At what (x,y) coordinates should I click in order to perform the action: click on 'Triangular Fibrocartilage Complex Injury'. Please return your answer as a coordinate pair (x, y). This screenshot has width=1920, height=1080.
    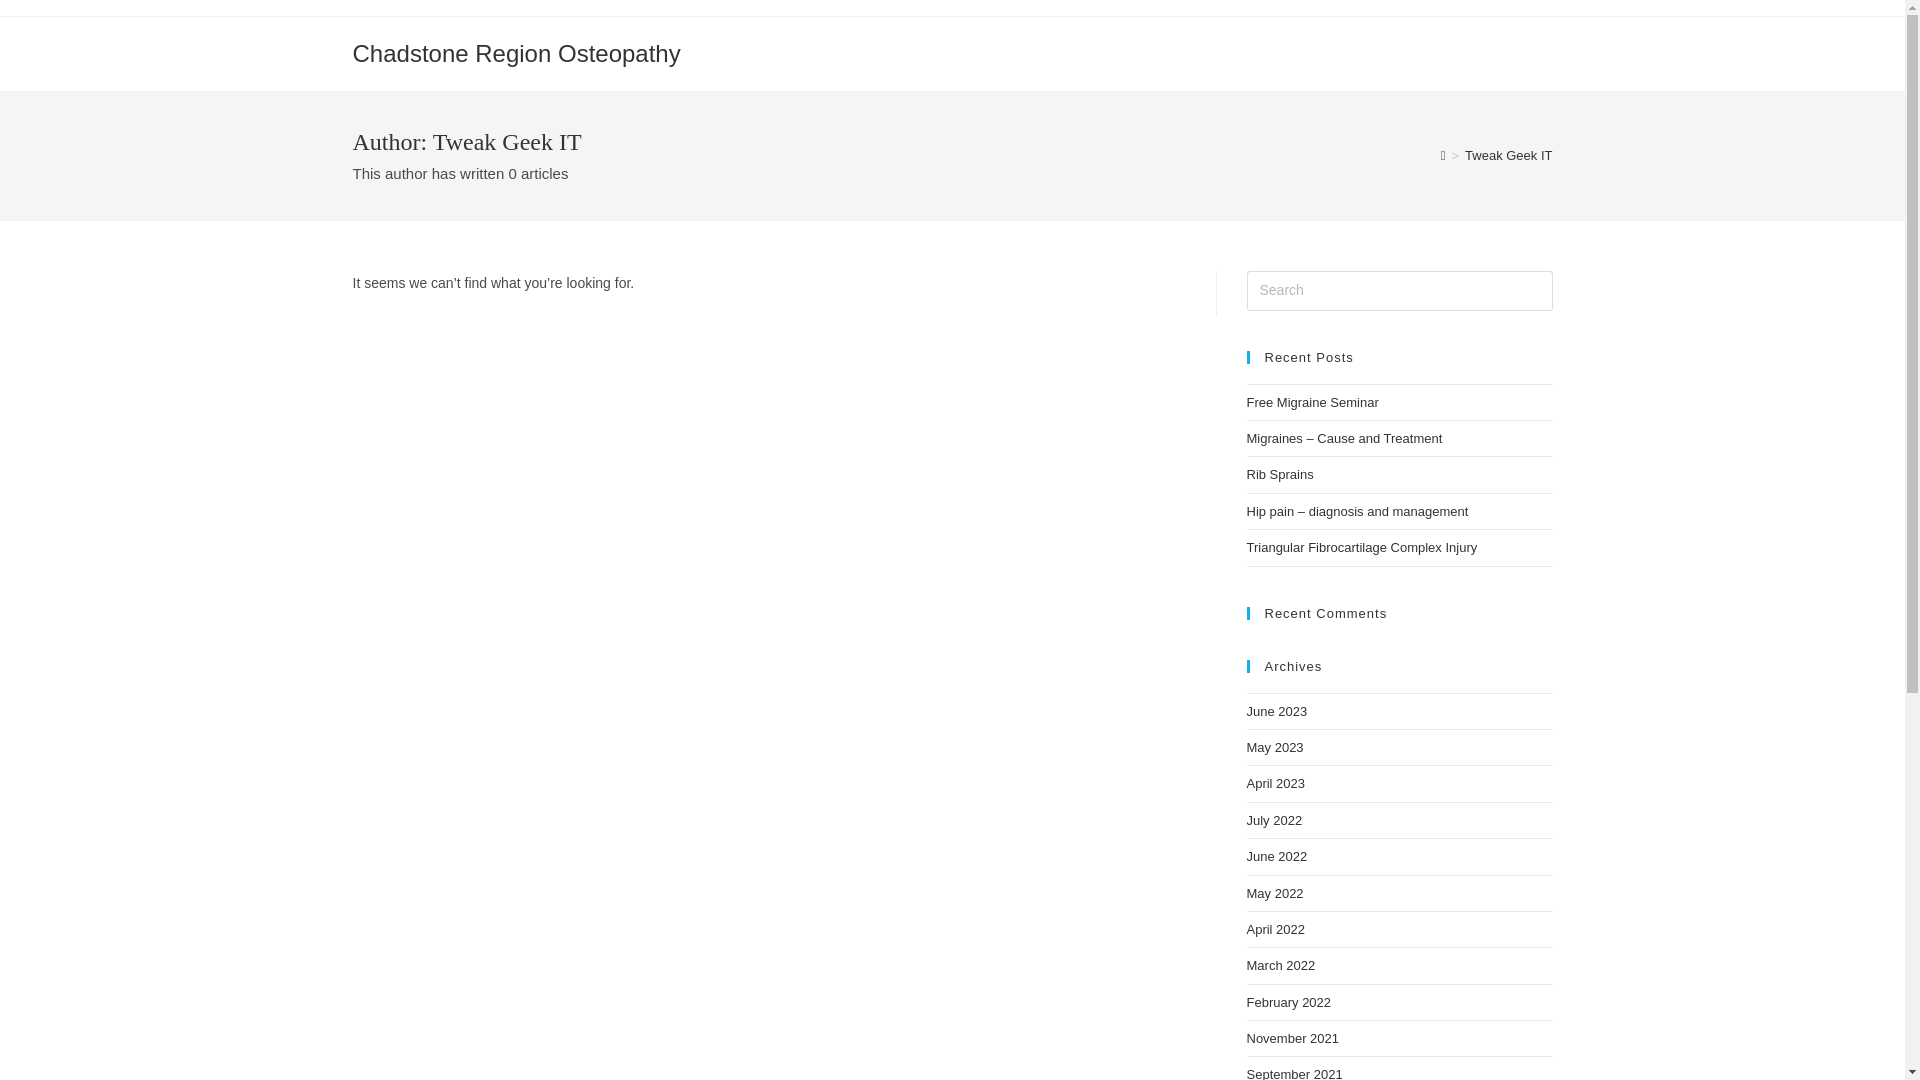
    Looking at the image, I should click on (1360, 547).